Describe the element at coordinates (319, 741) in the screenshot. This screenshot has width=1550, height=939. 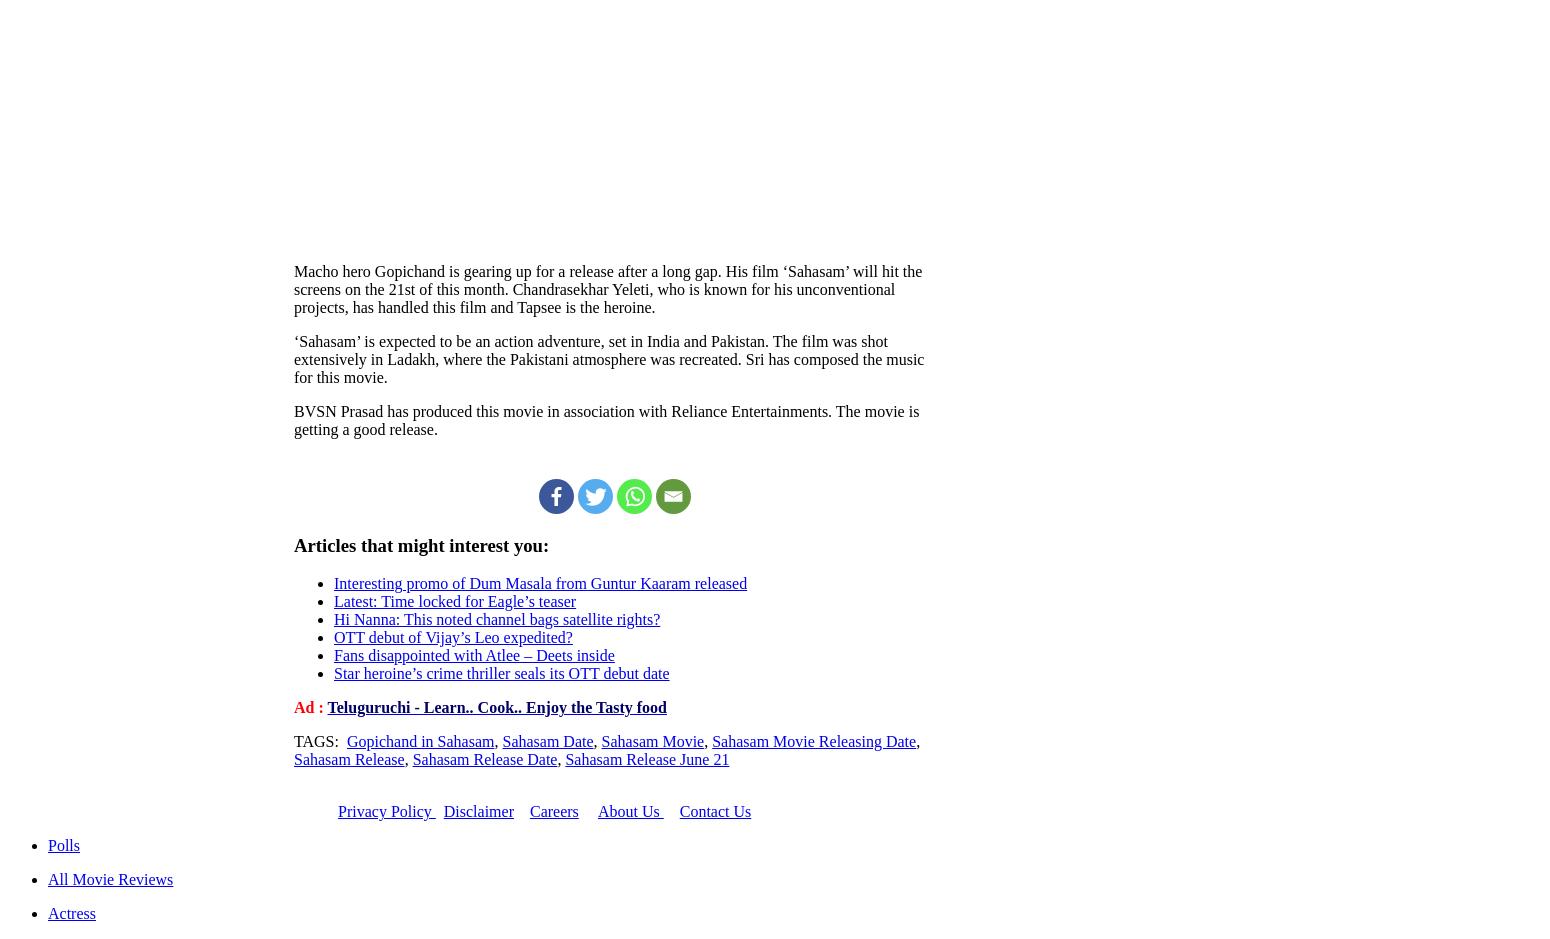
I see `'TAGS:'` at that location.